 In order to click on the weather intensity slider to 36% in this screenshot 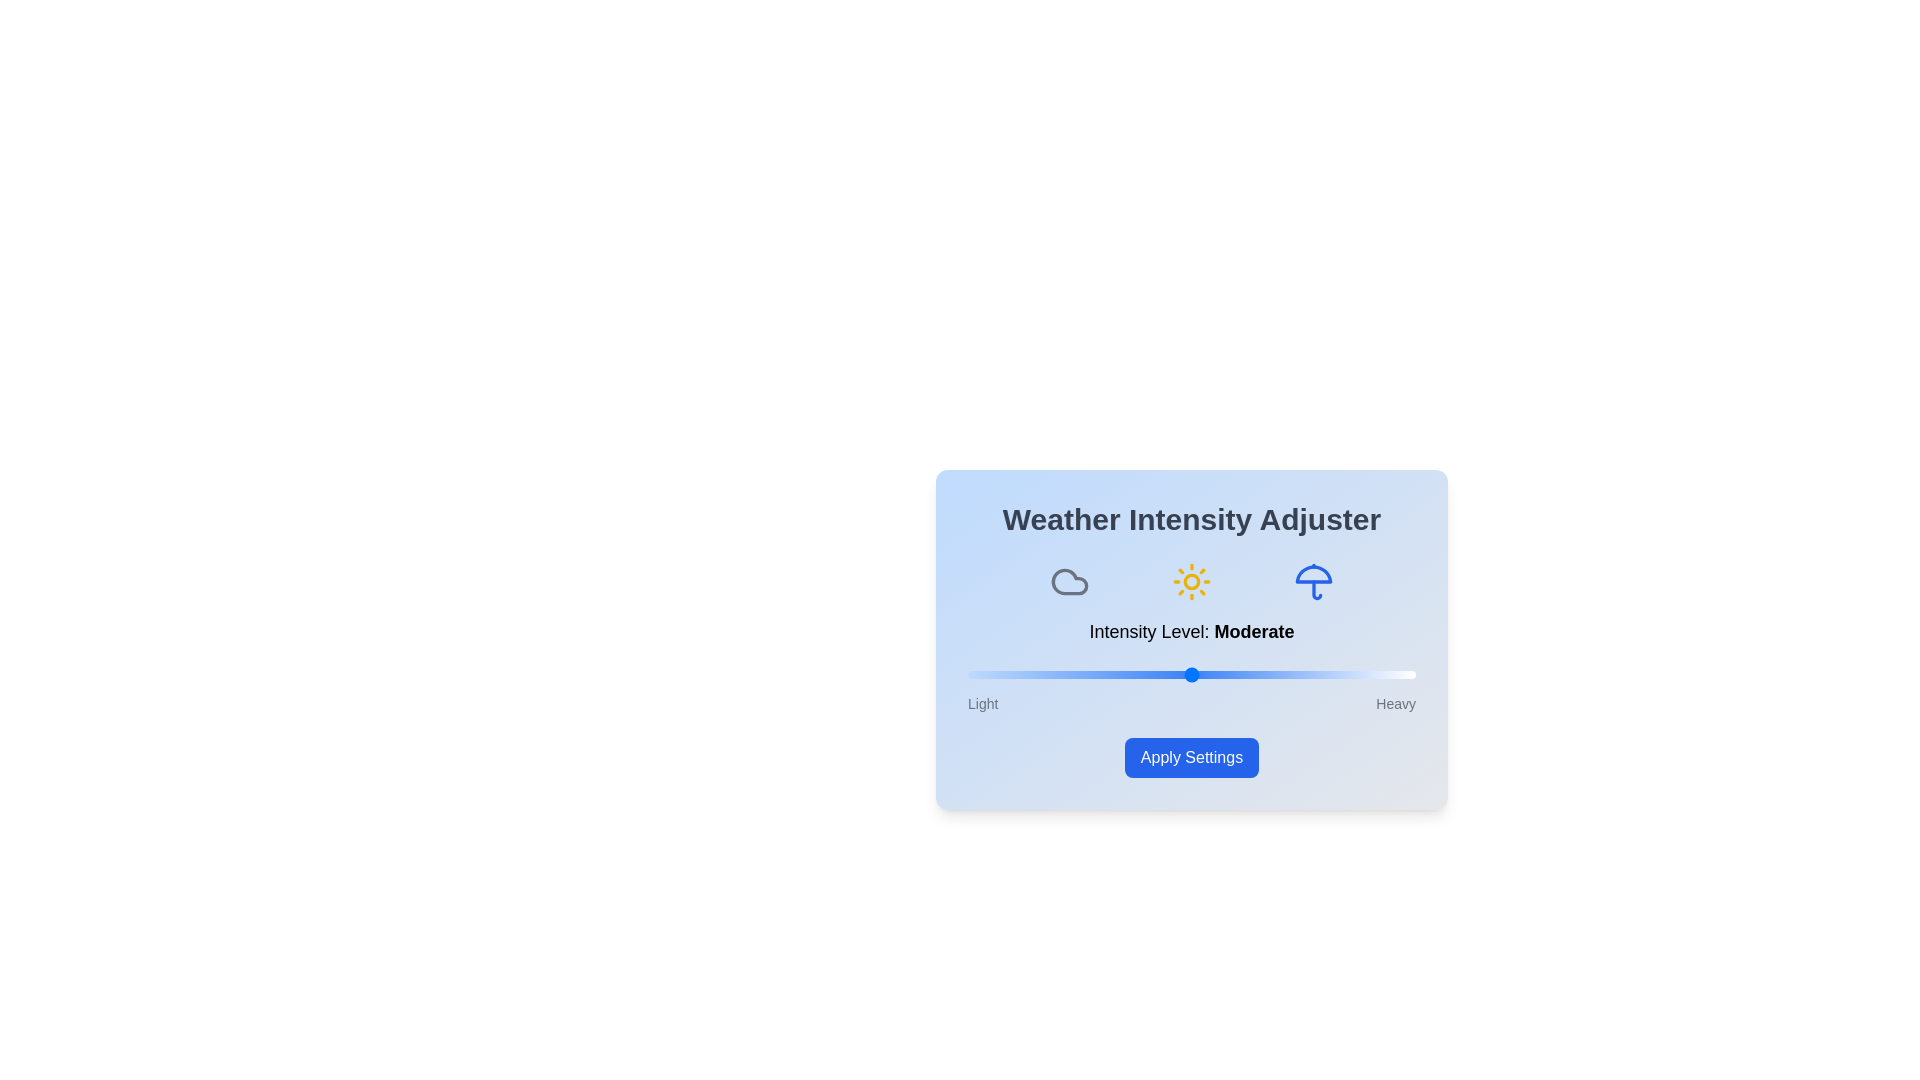, I will do `click(1129, 675)`.